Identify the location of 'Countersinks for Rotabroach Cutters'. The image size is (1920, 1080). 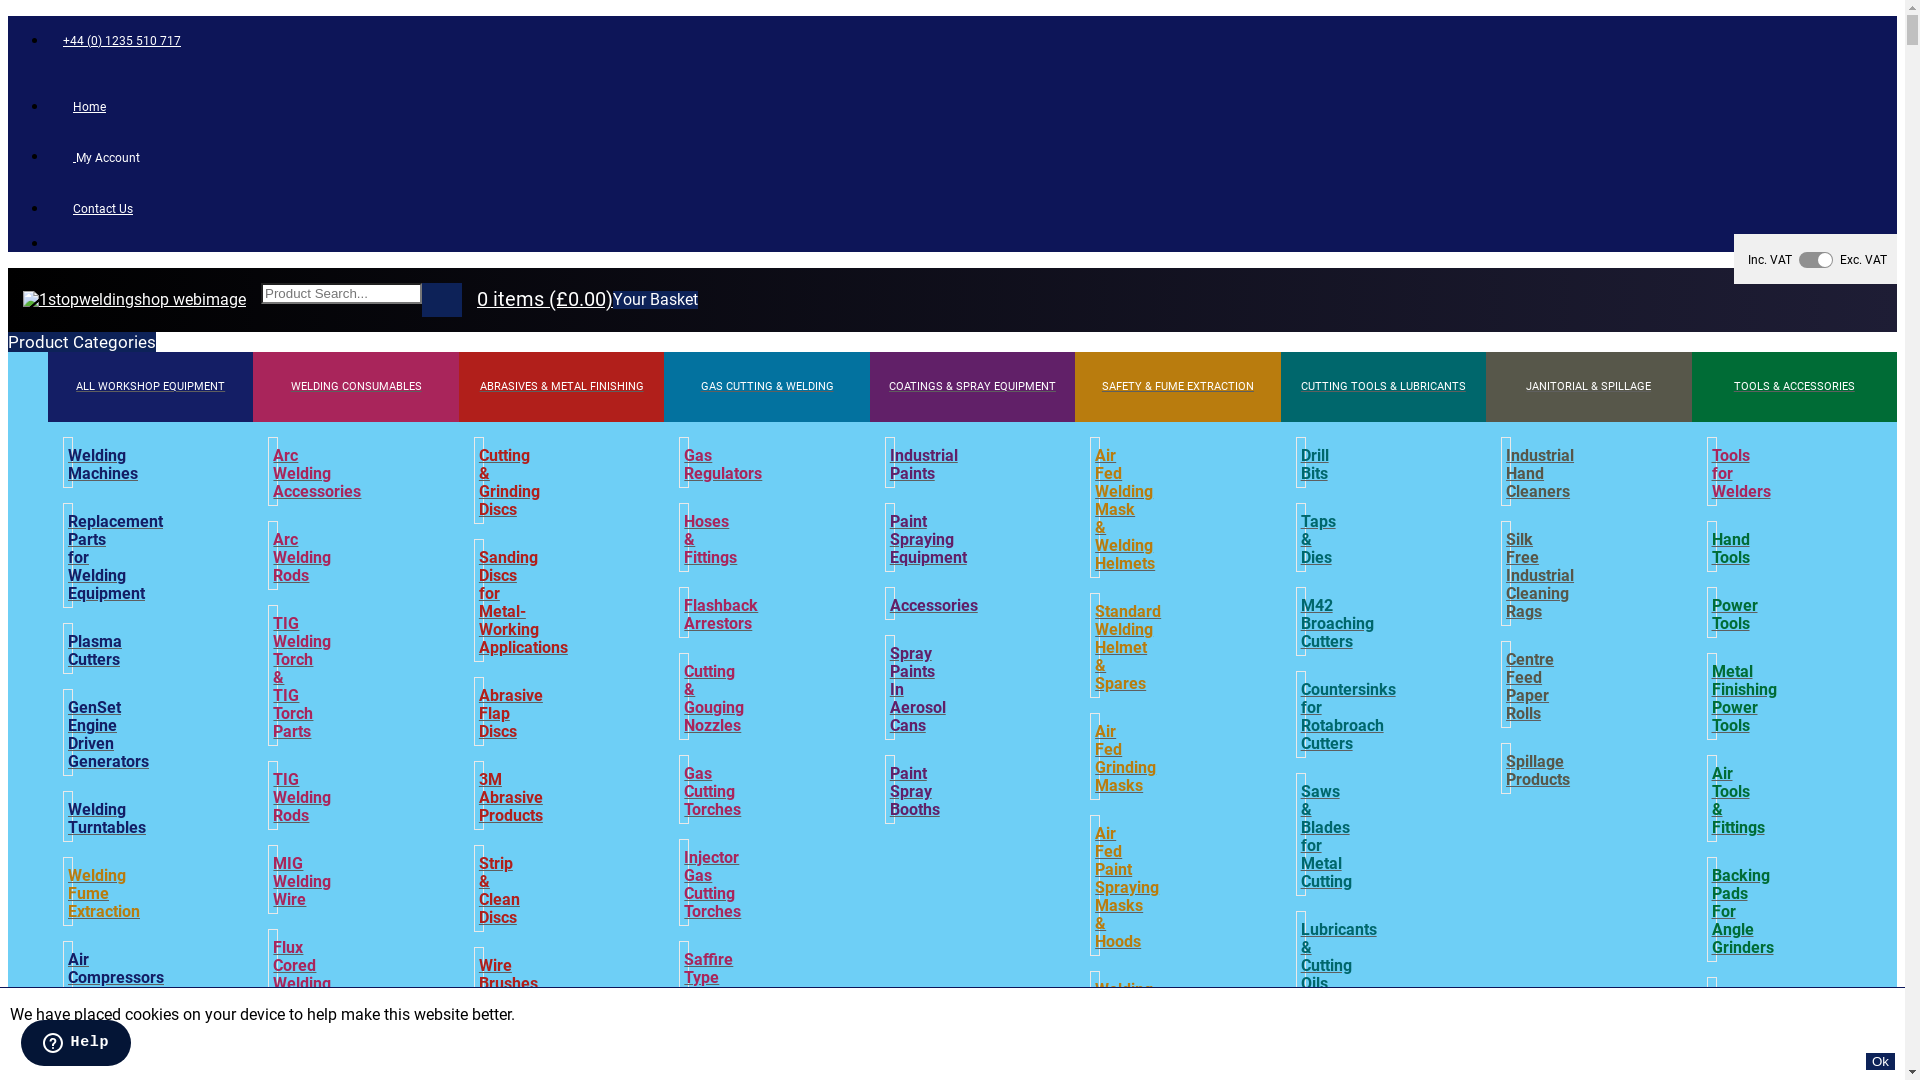
(1348, 716).